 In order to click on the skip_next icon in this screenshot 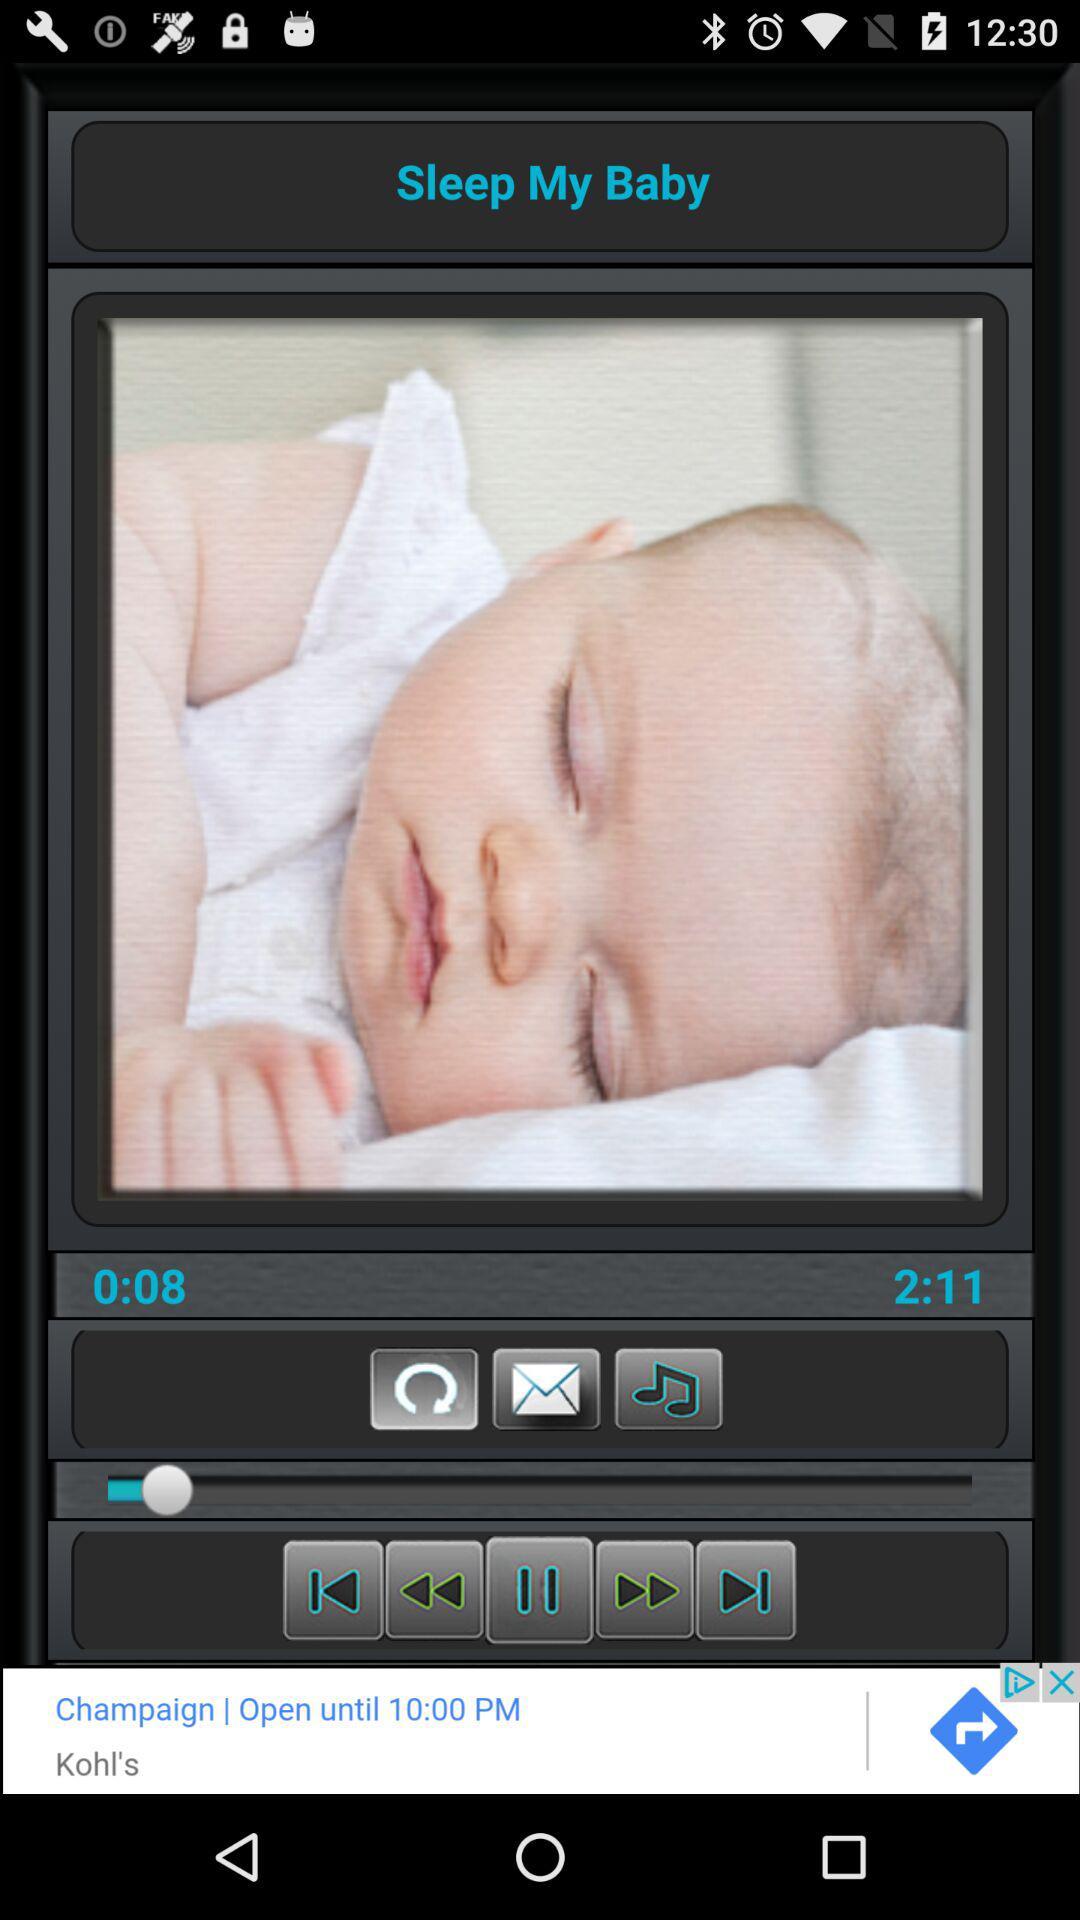, I will do `click(745, 1701)`.